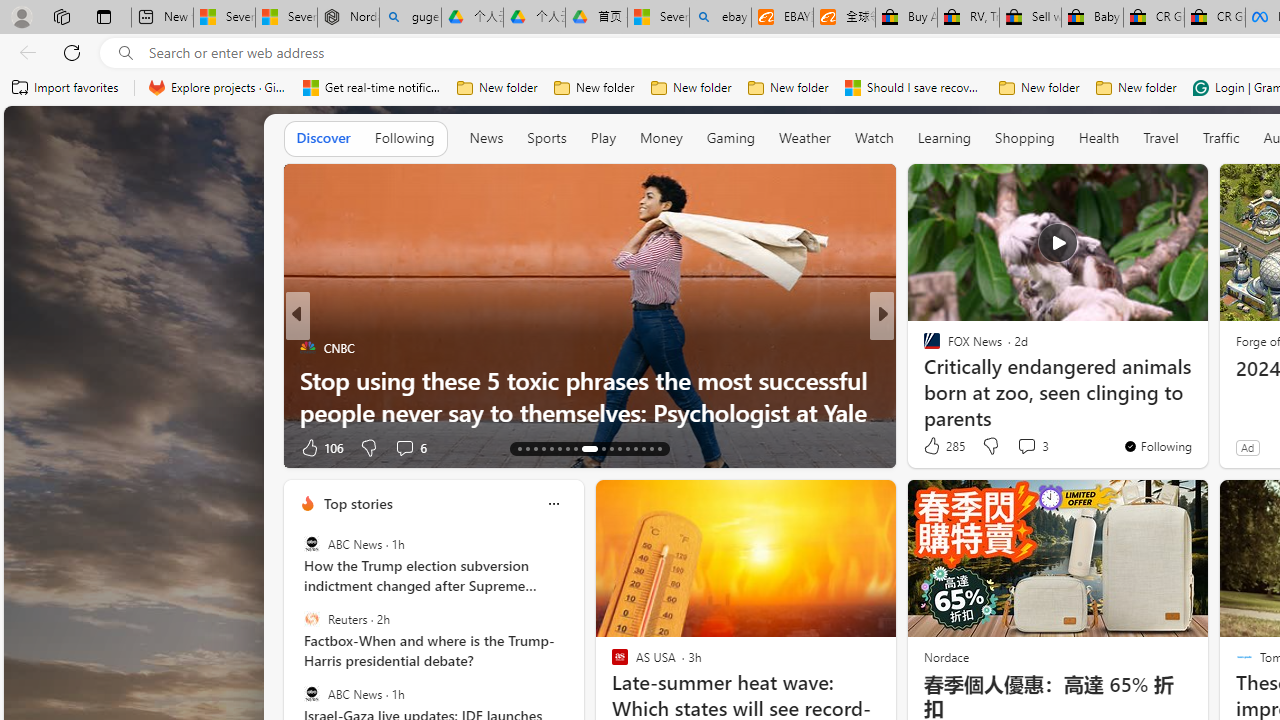 The width and height of the screenshot is (1280, 720). Describe the element at coordinates (941, 445) in the screenshot. I see `'285 Like'` at that location.